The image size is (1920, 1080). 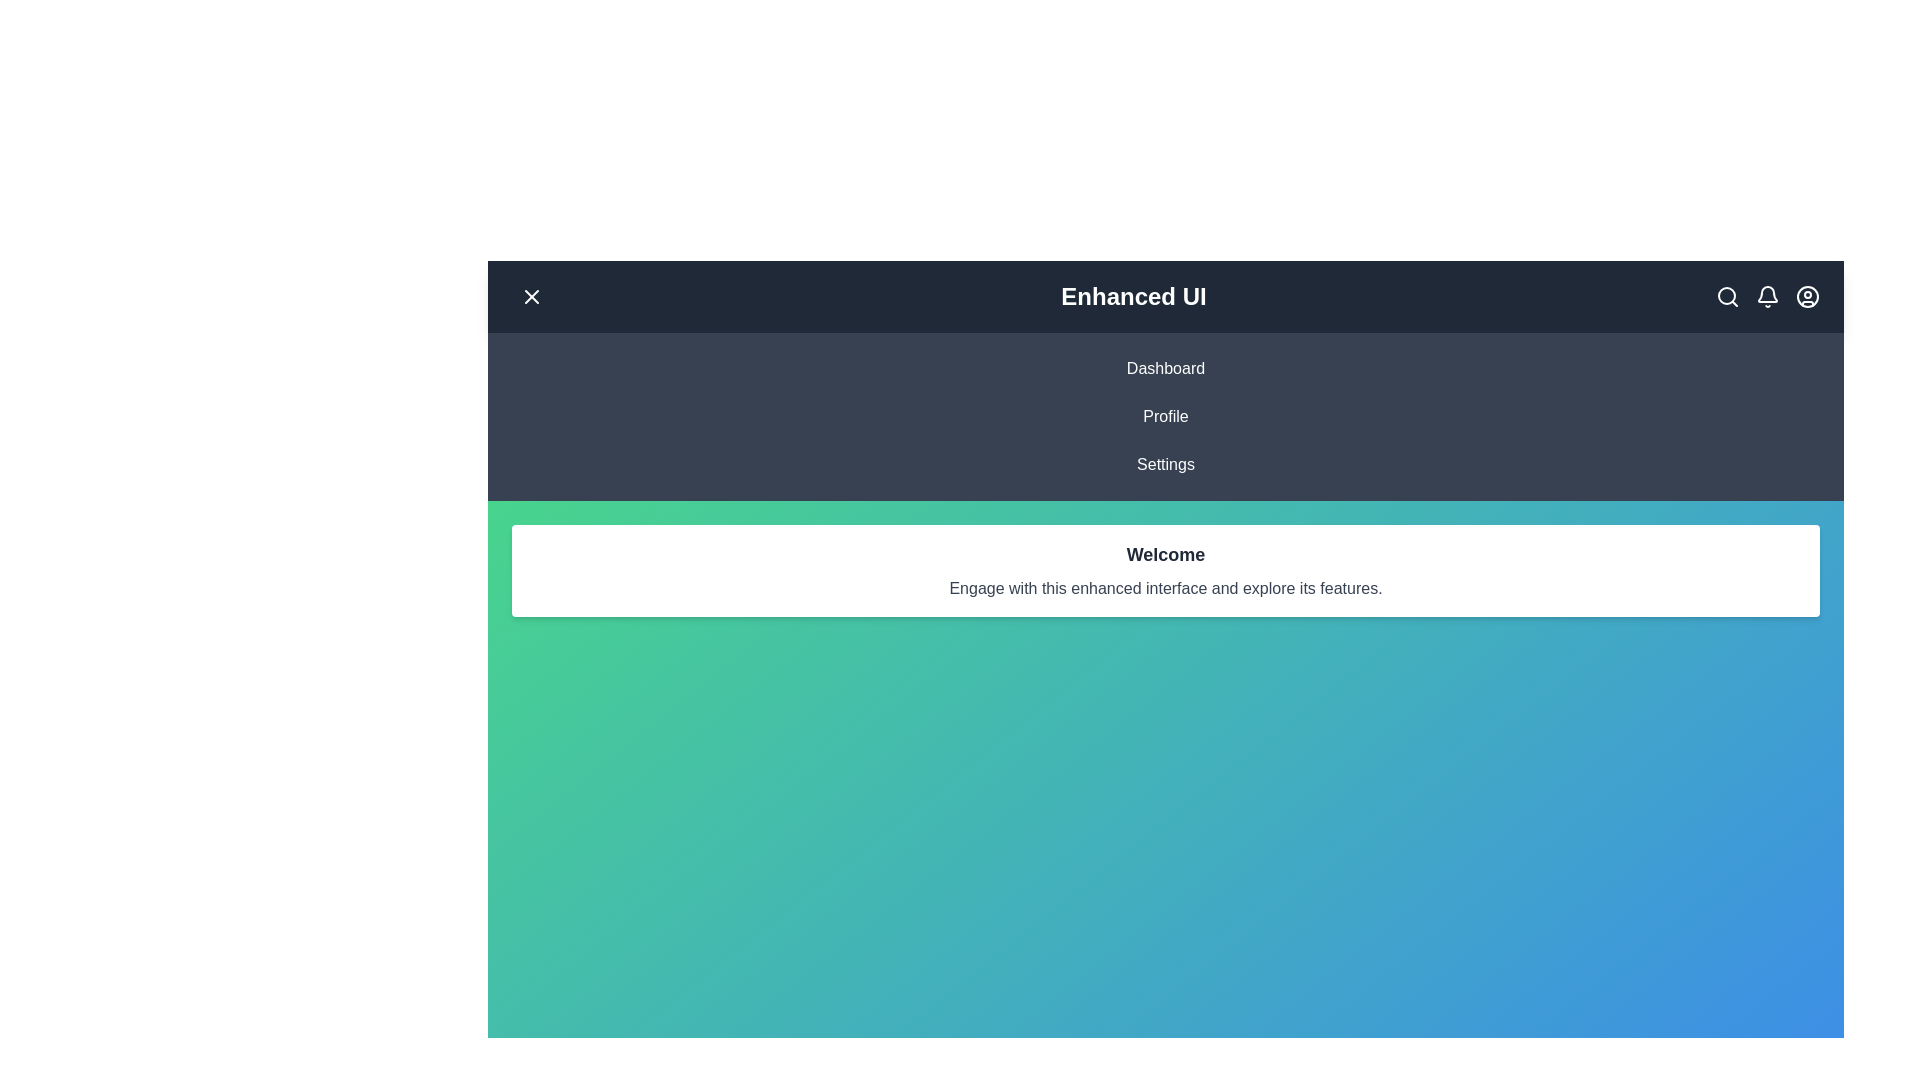 What do you see at coordinates (1166, 369) in the screenshot?
I see `the menu item Dashboard by clicking on it` at bounding box center [1166, 369].